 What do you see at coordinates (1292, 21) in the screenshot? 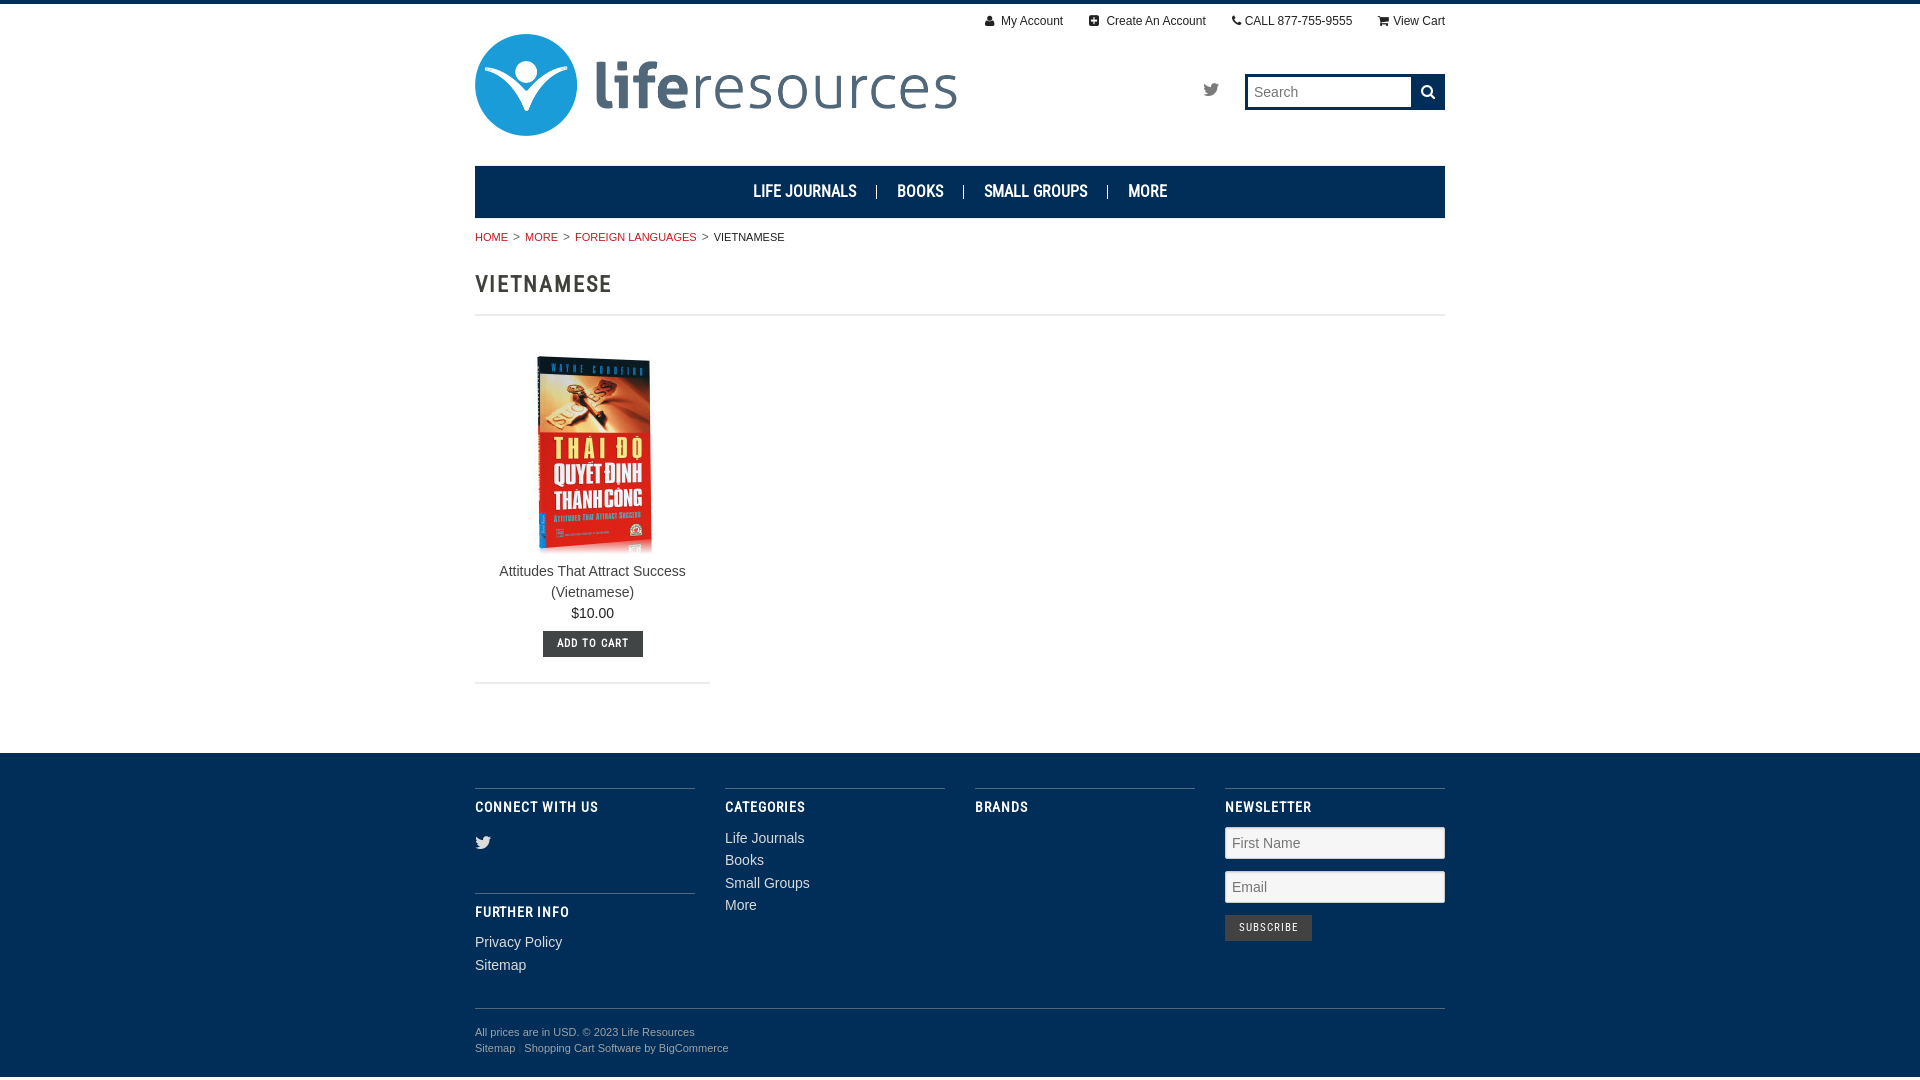
I see `'CALL 877-755-9555'` at bounding box center [1292, 21].